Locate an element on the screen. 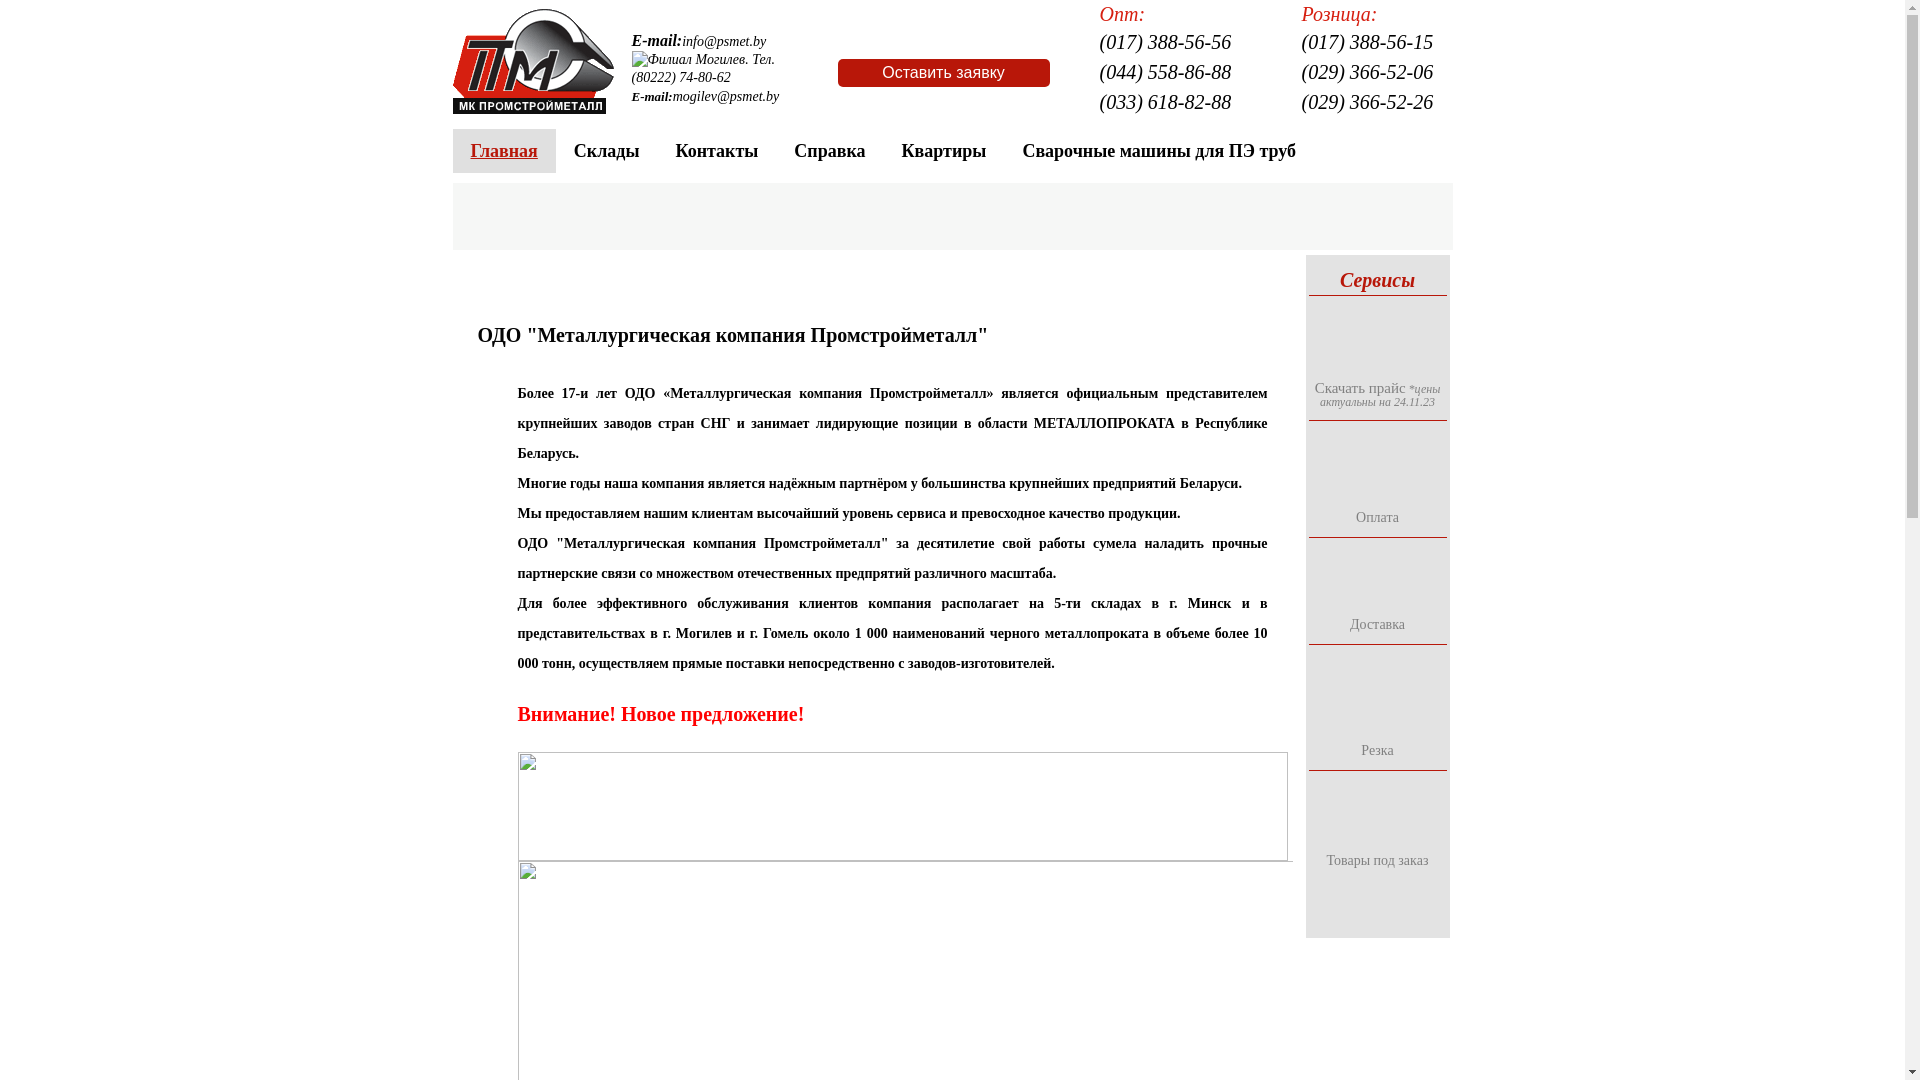  'info@psmet.by' is located at coordinates (723, 41).